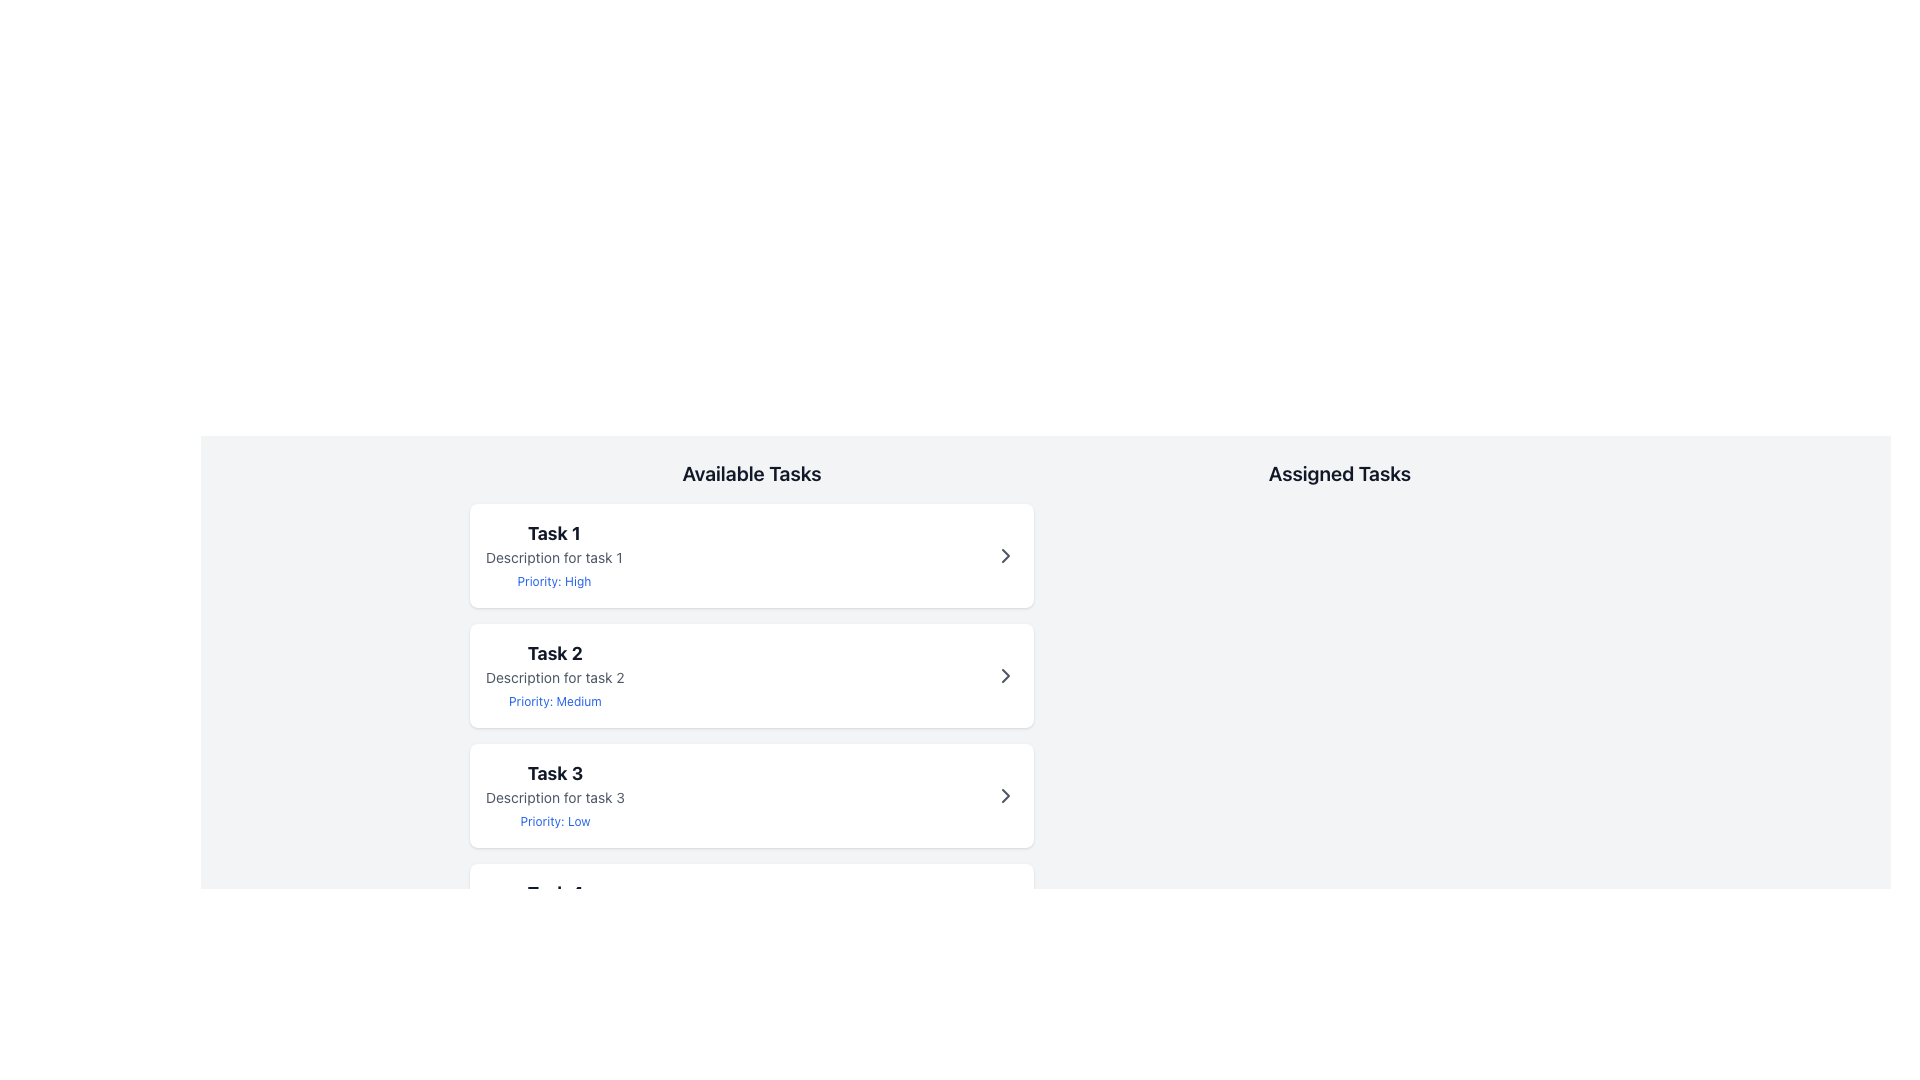 Image resolution: width=1920 pixels, height=1080 pixels. Describe the element at coordinates (751, 474) in the screenshot. I see `text label that serves as the header for the 'Available Tasks' section, located at the top of the task list` at that location.